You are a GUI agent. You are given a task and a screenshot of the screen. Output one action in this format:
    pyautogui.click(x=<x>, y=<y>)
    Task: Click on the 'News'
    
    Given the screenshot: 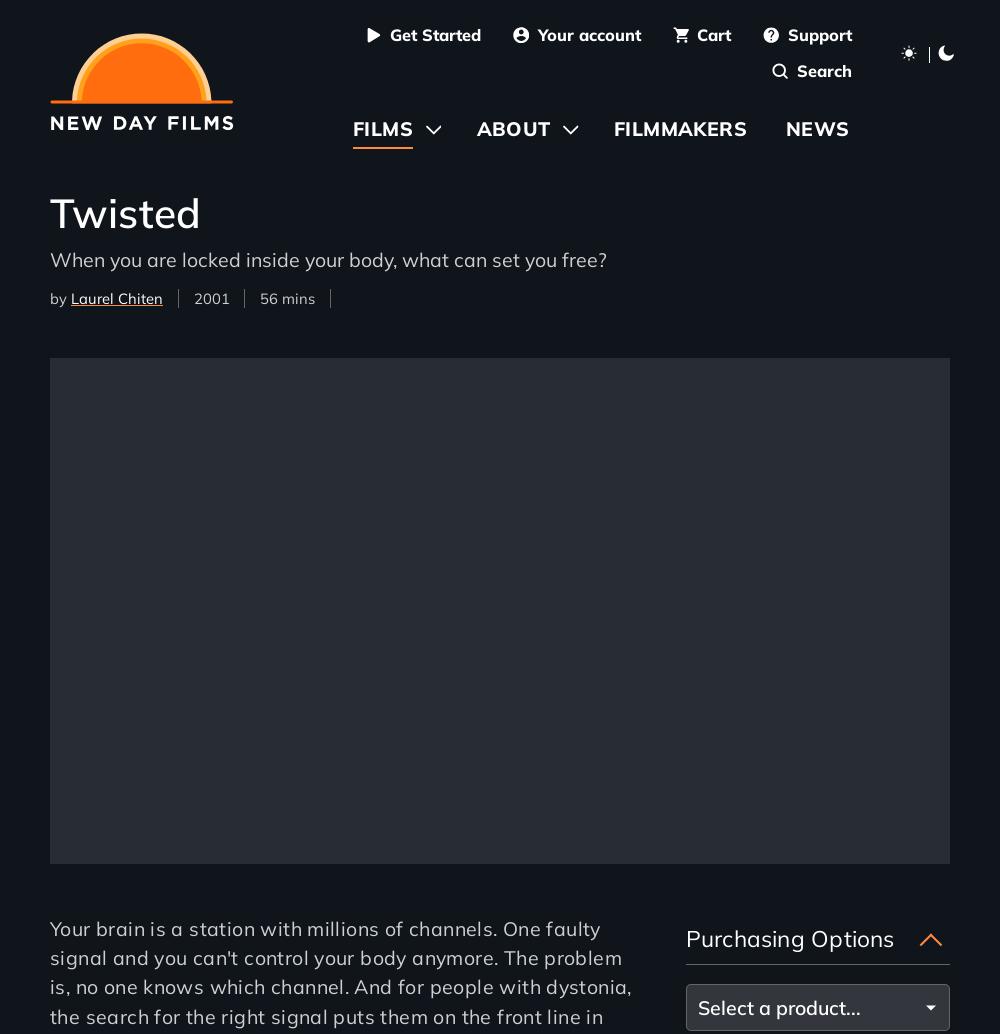 What is the action you would take?
    pyautogui.click(x=816, y=127)
    